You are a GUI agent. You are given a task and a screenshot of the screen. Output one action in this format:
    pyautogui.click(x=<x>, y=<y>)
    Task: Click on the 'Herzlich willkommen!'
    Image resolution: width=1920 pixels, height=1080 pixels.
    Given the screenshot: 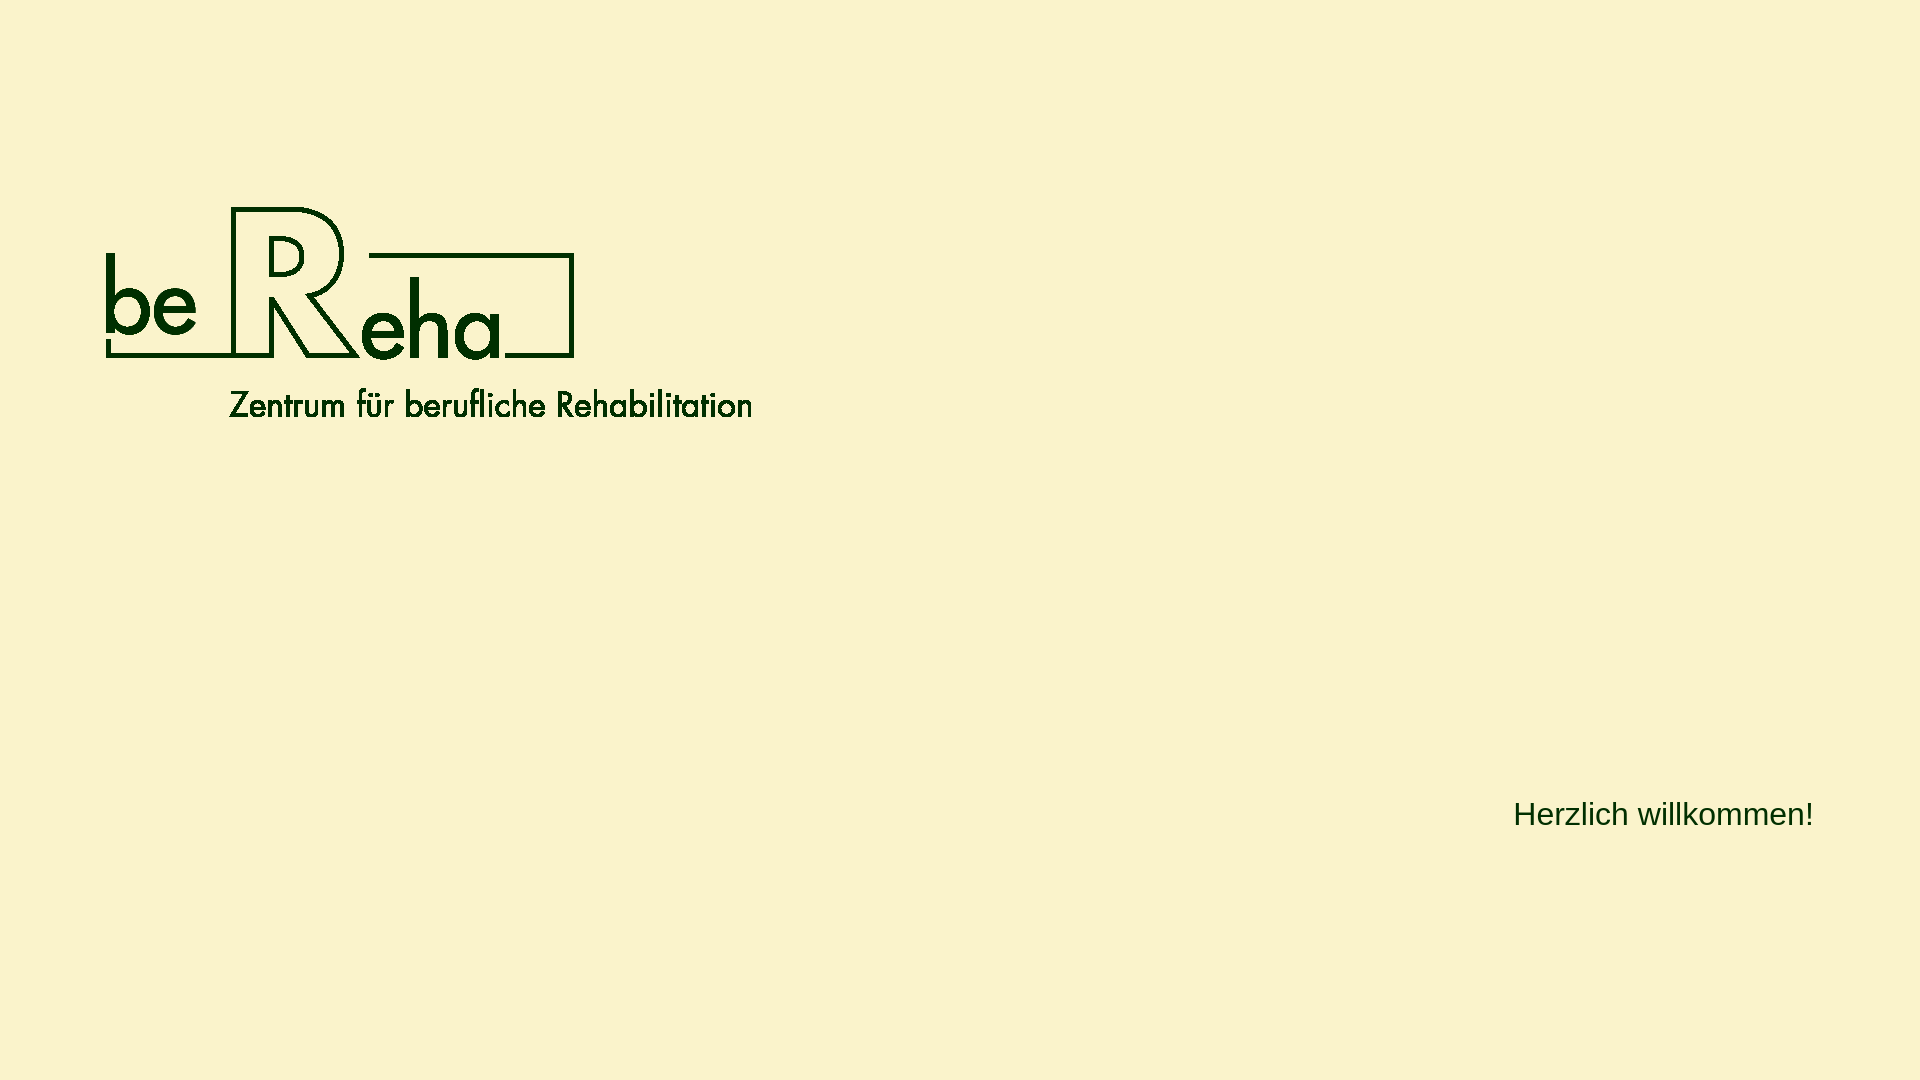 What is the action you would take?
    pyautogui.click(x=1663, y=821)
    